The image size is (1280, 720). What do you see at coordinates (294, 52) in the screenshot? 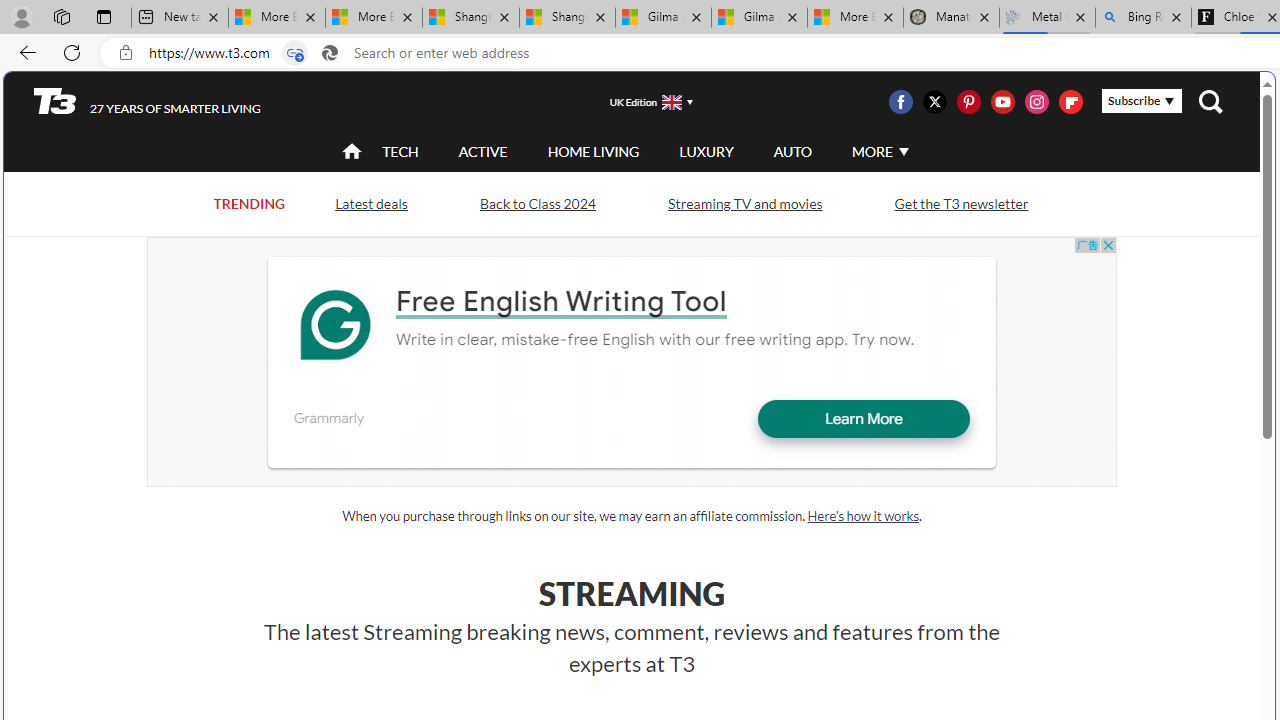
I see `'Tabs in split screen'` at bounding box center [294, 52].